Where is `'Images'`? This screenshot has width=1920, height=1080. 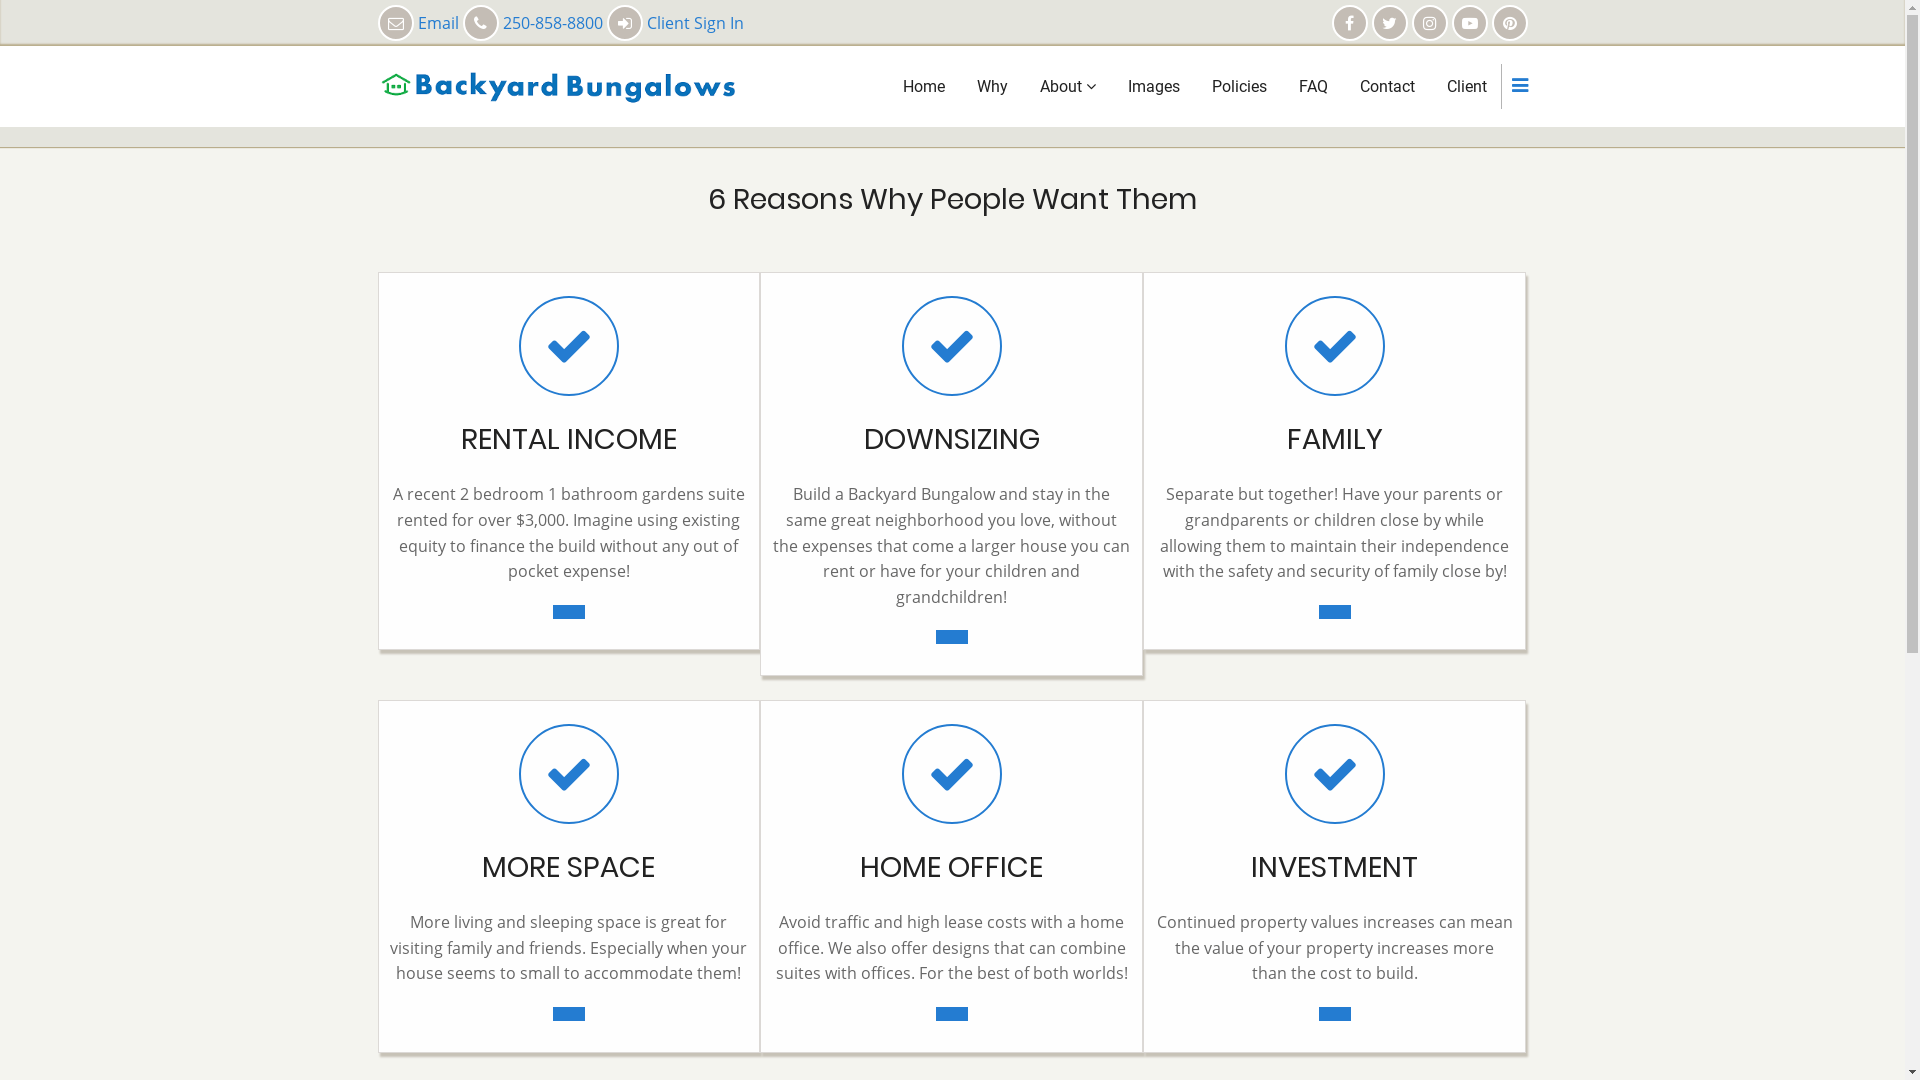
'Images' is located at coordinates (1153, 86).